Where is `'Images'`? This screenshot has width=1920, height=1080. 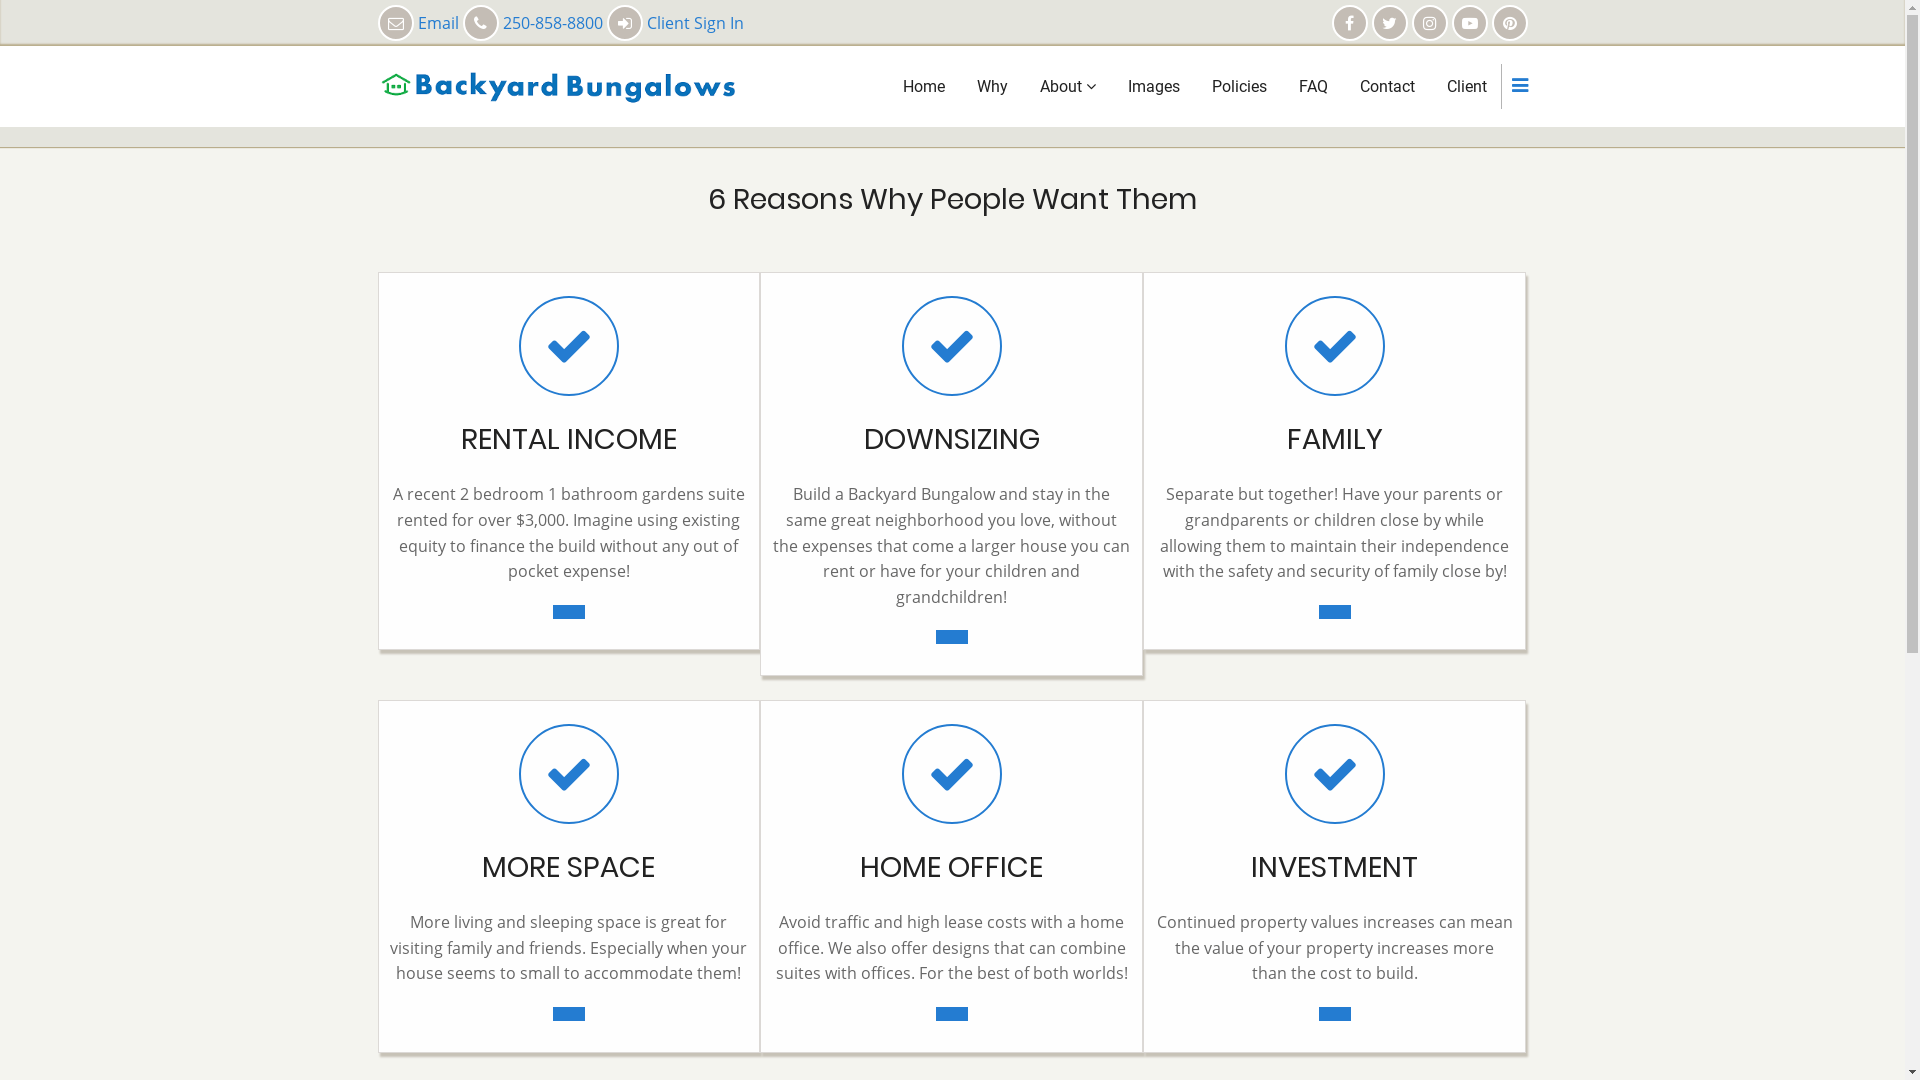
'Images' is located at coordinates (1153, 86).